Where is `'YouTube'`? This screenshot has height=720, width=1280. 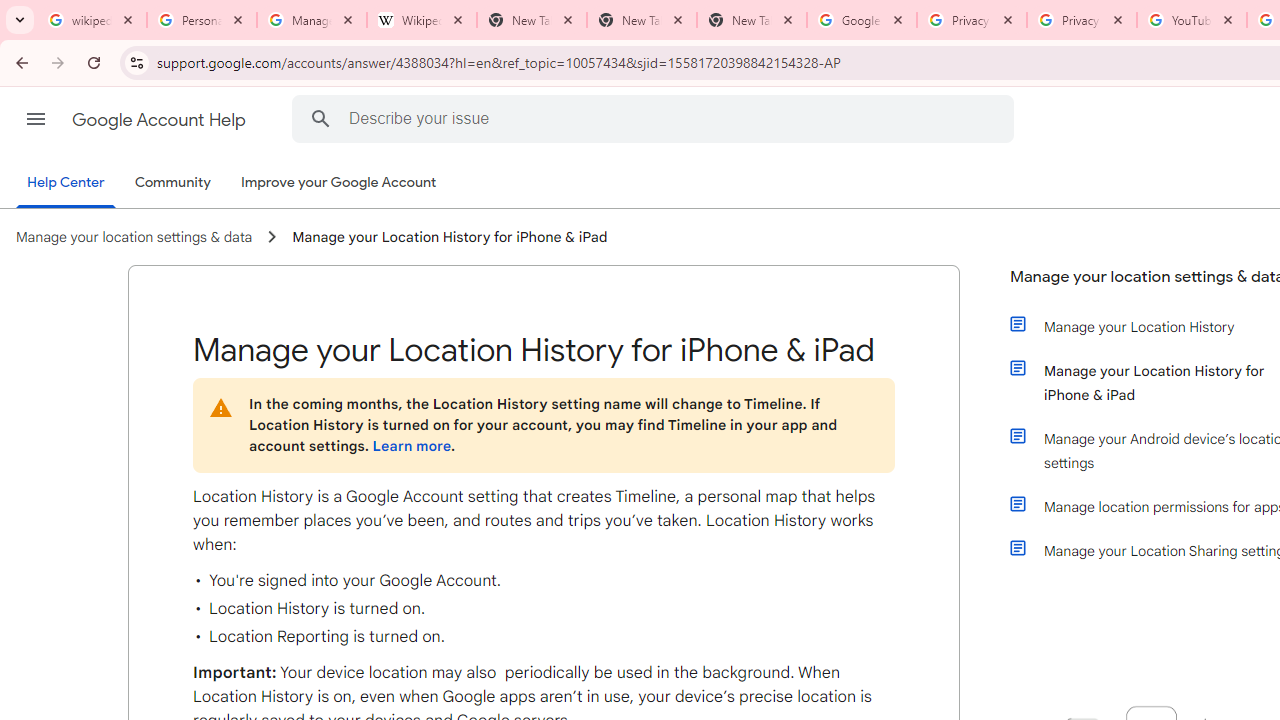 'YouTube' is located at coordinates (1191, 20).